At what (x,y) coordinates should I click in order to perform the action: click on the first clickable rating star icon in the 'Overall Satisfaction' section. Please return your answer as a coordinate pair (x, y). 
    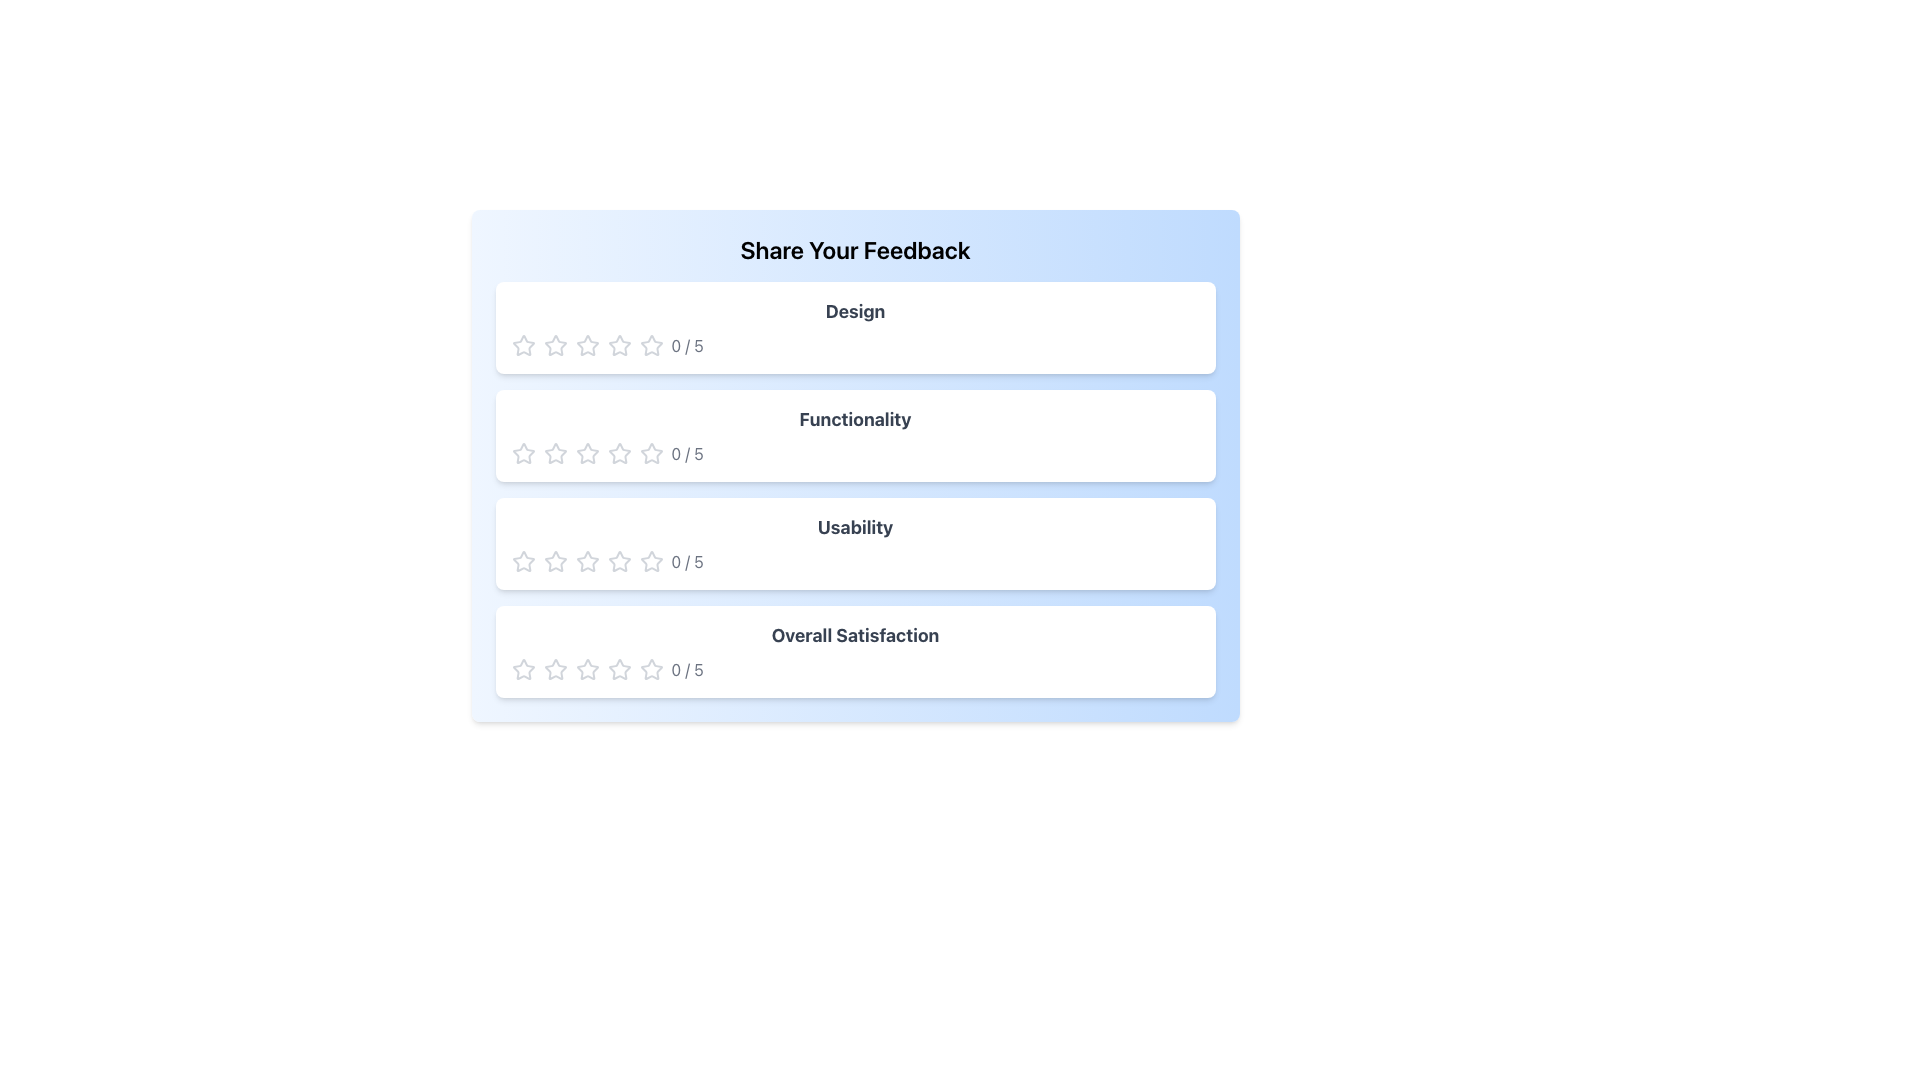
    Looking at the image, I should click on (523, 669).